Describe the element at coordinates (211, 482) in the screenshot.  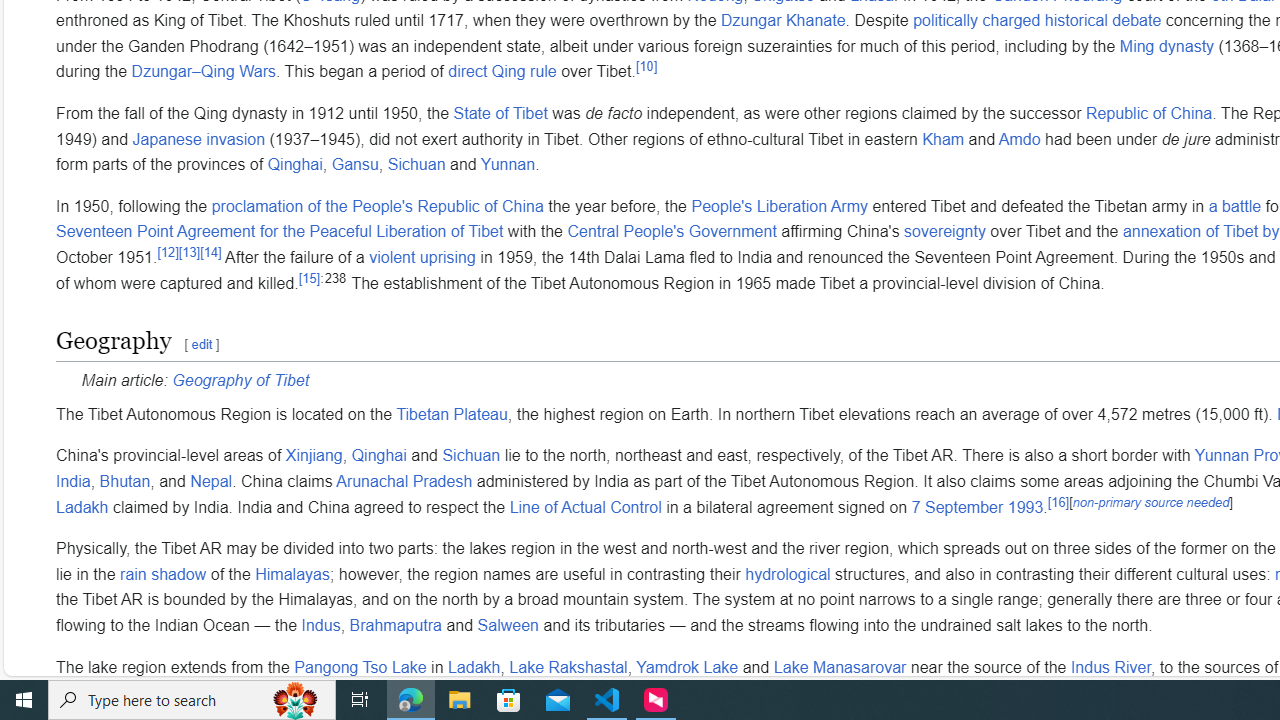
I see `'Nepal'` at that location.